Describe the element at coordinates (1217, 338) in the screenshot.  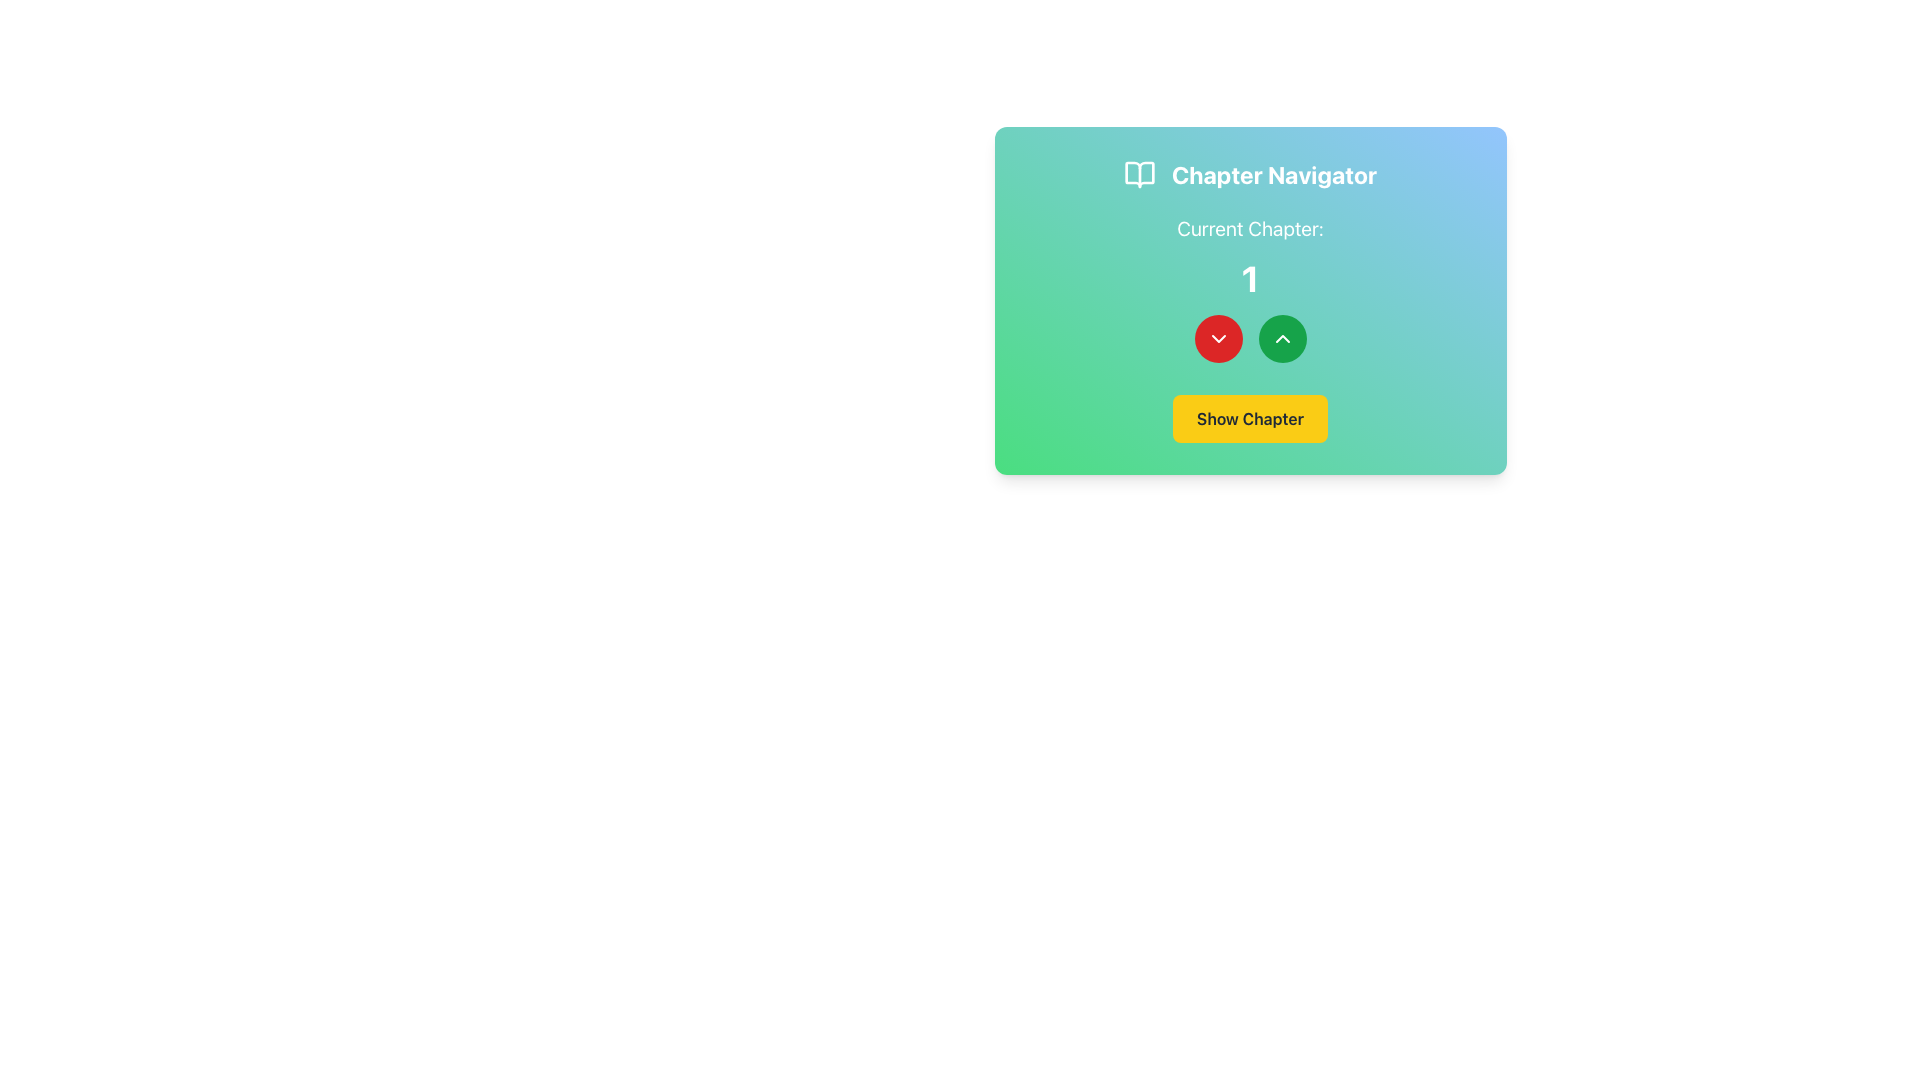
I see `the leftmost button with a downward-pointing chevron to decrement the chapter number, located beneath 'Current Chapter:' and the numerical display` at that location.